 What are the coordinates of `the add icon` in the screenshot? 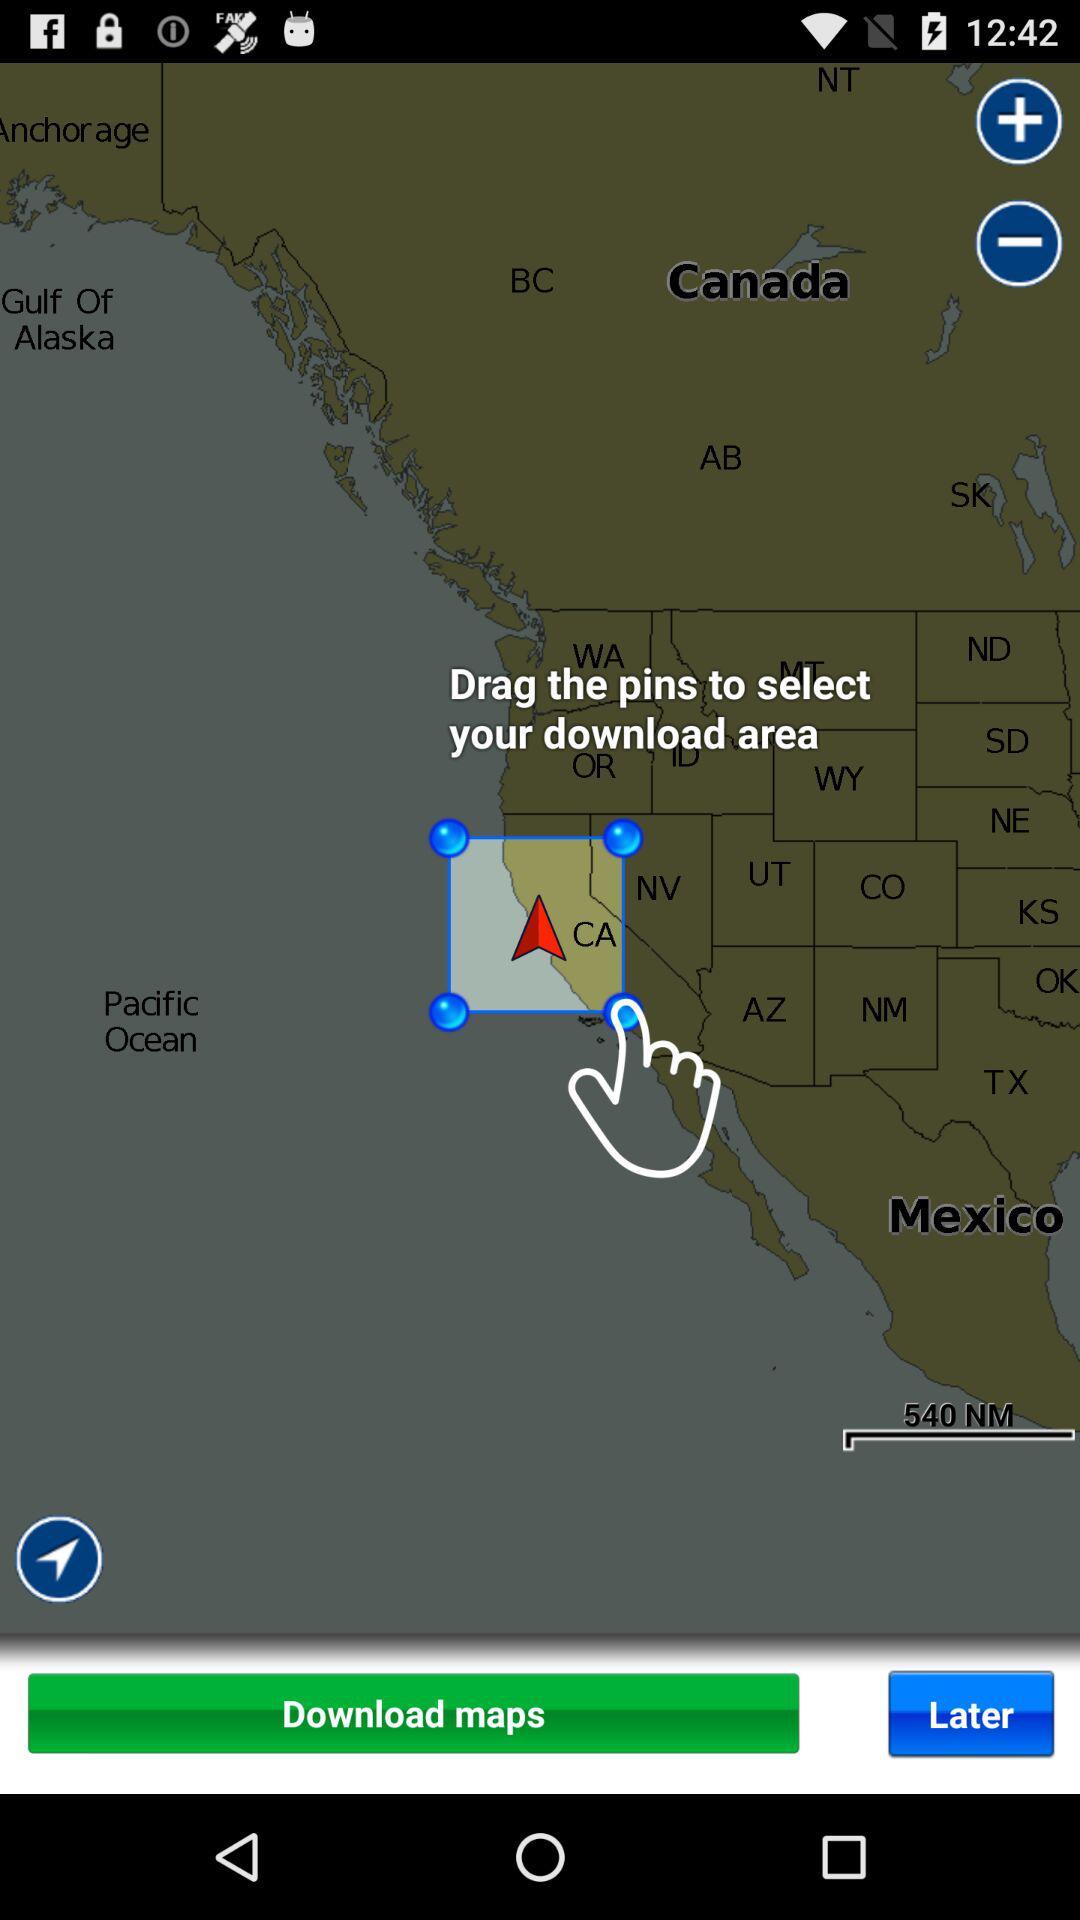 It's located at (1019, 129).